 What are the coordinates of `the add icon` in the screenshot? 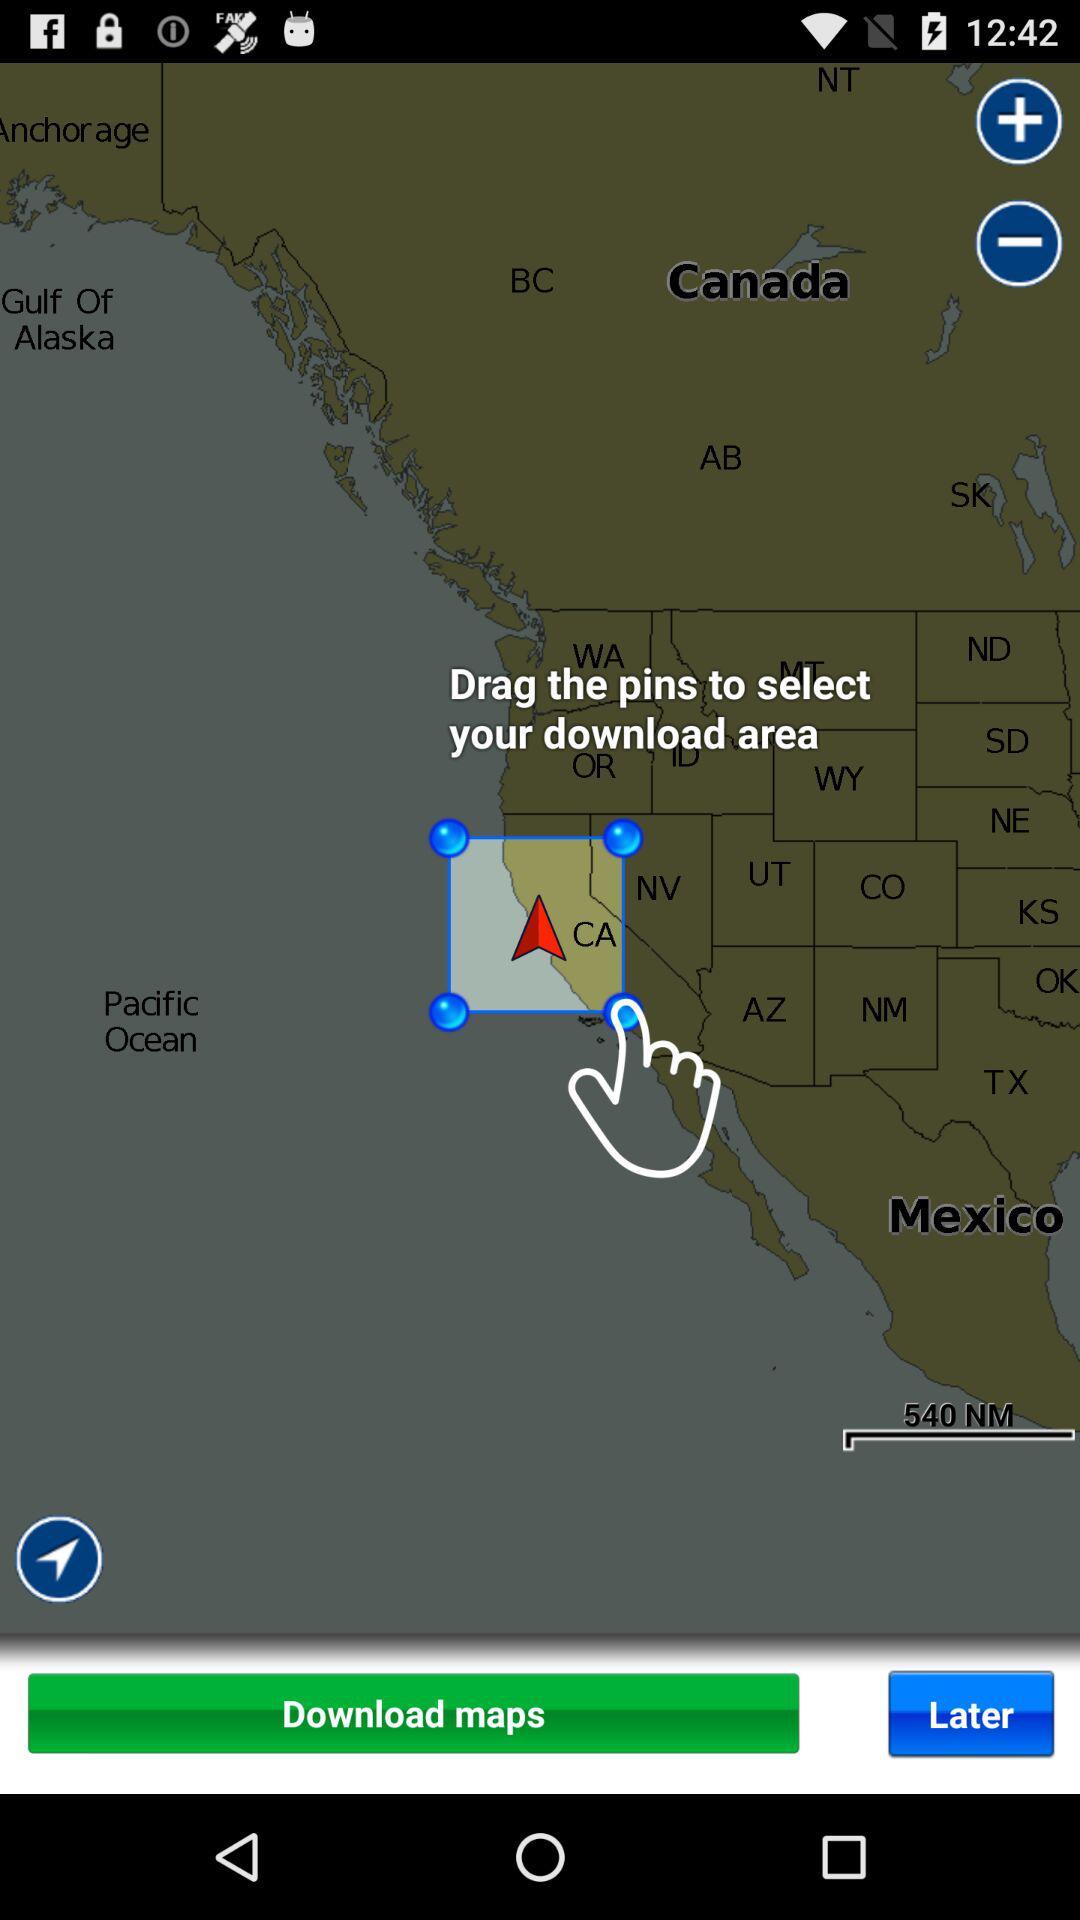 It's located at (1019, 129).